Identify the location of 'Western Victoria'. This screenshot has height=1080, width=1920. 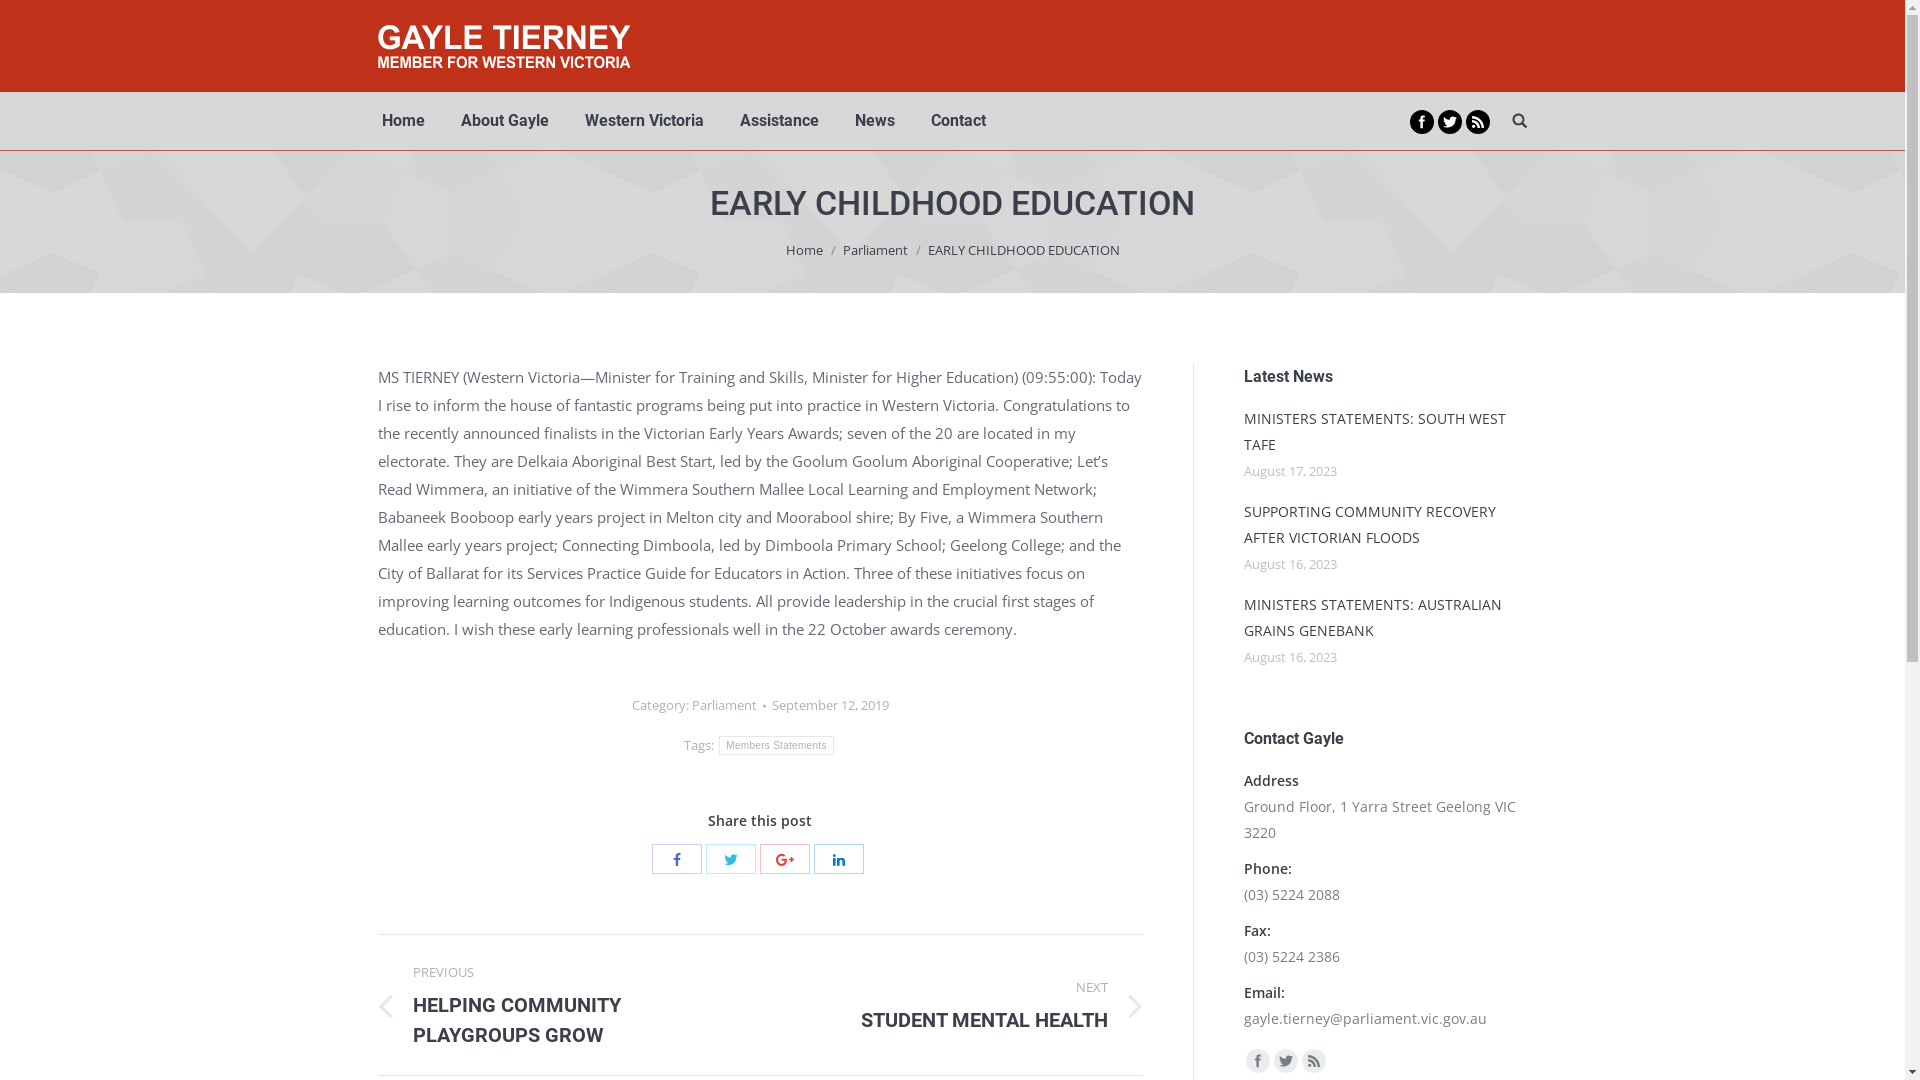
(643, 120).